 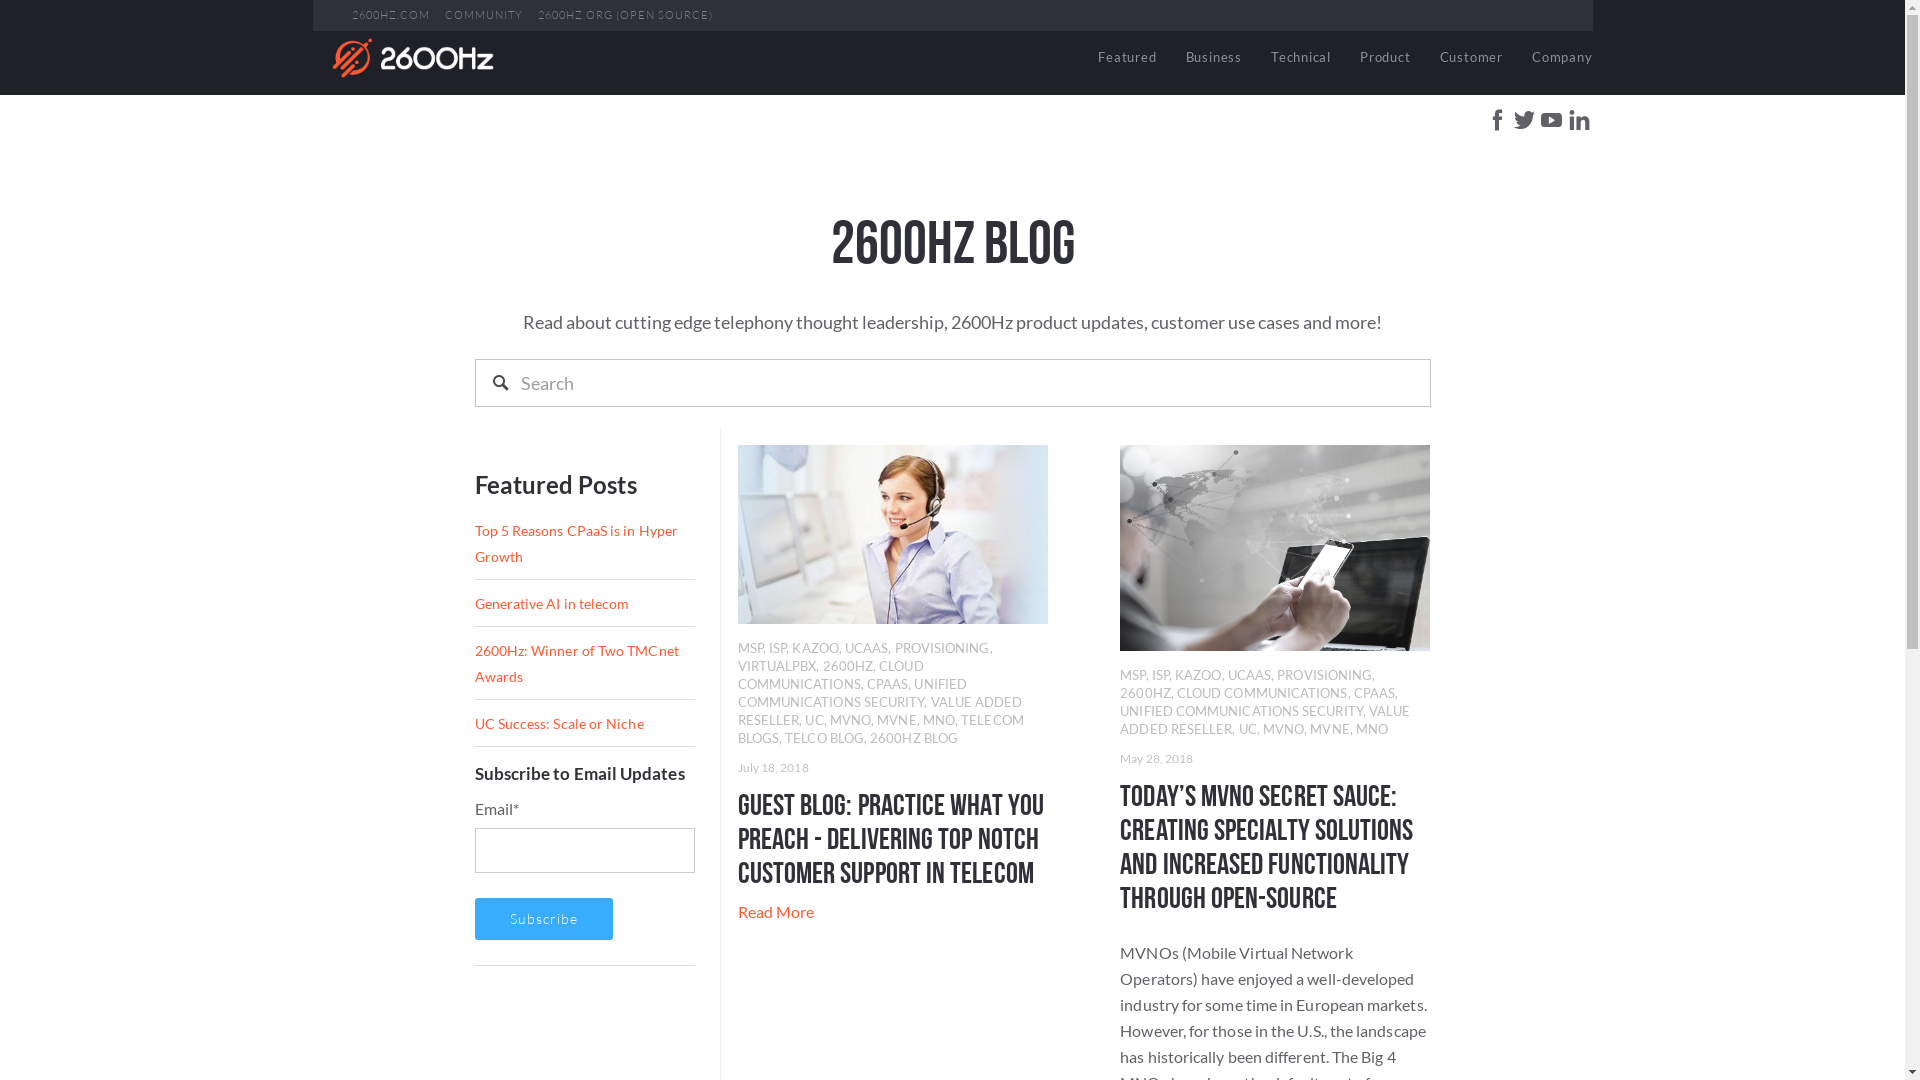 I want to click on 'Read More', so click(x=775, y=911).